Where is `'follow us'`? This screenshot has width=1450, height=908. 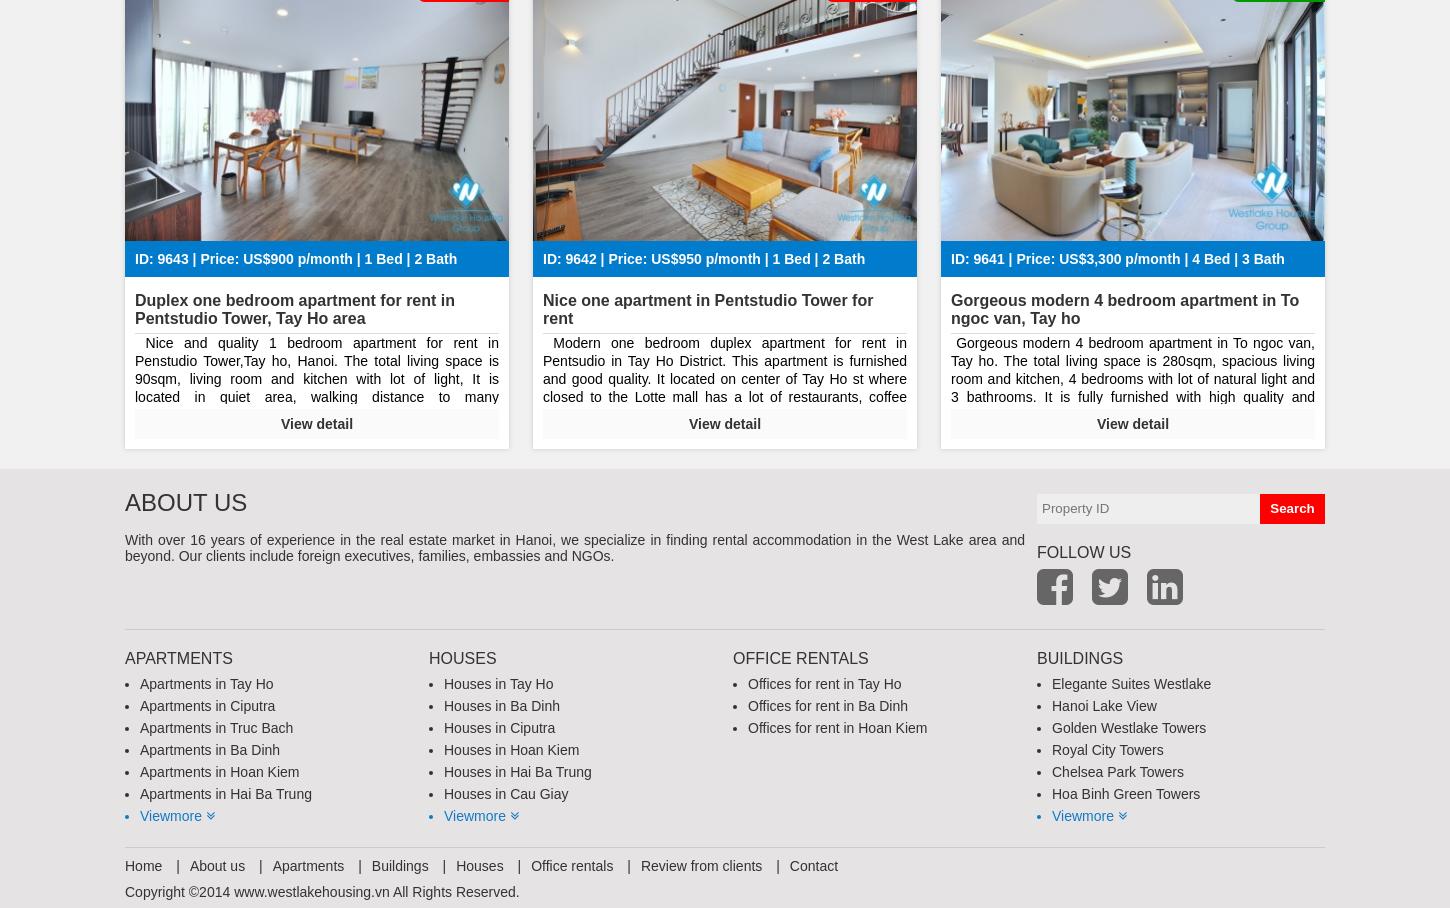 'follow us' is located at coordinates (1084, 550).